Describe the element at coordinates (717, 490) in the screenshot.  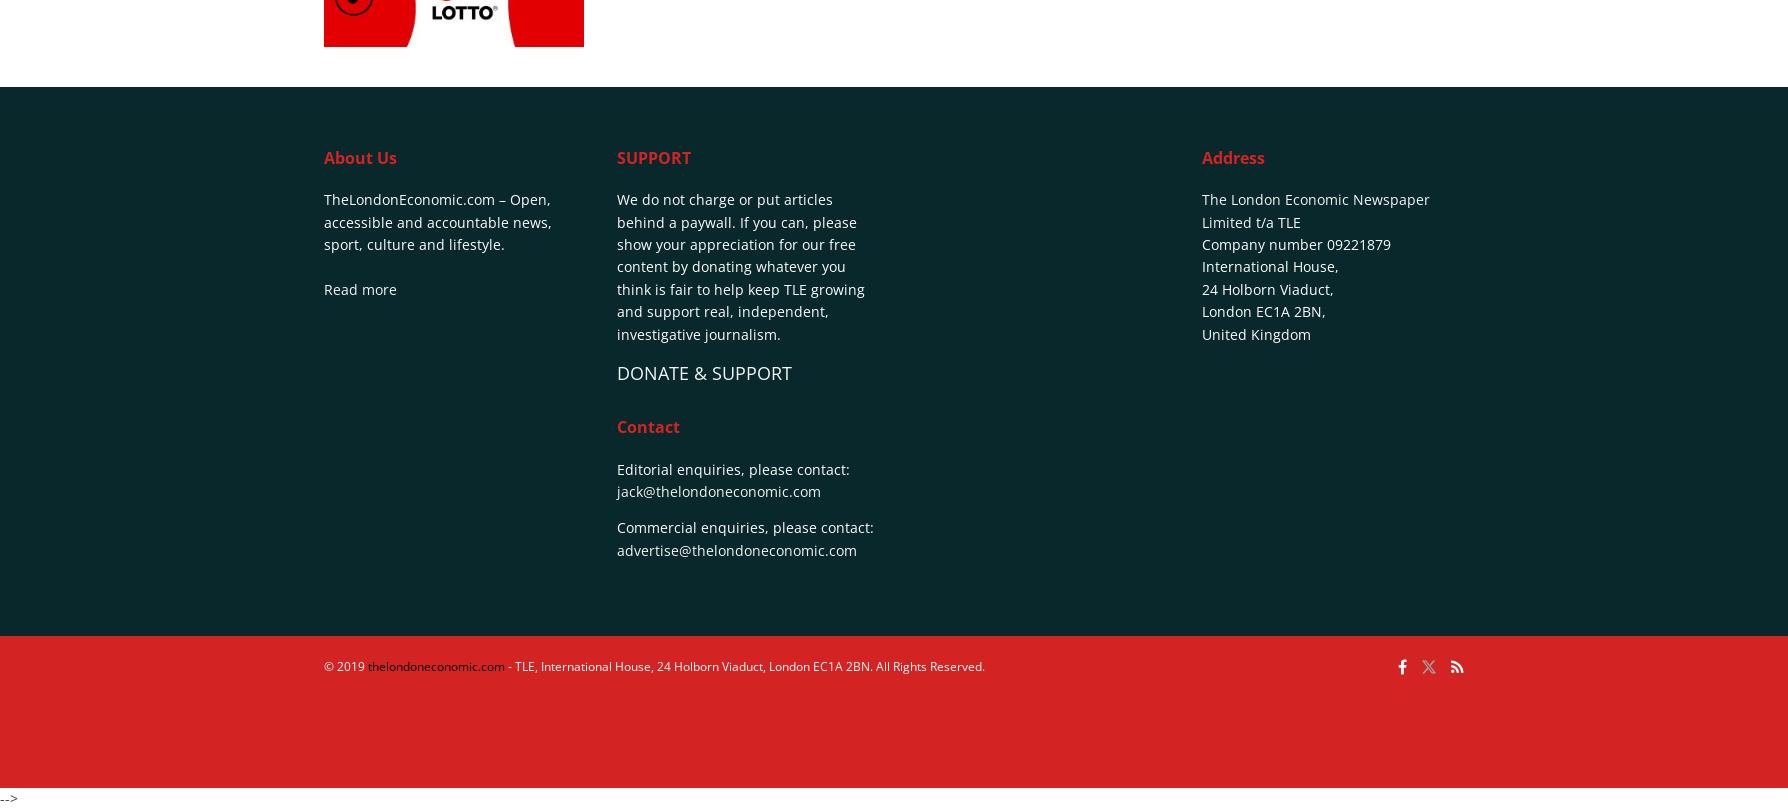
I see `'jack@thelondoneconomic.com'` at that location.